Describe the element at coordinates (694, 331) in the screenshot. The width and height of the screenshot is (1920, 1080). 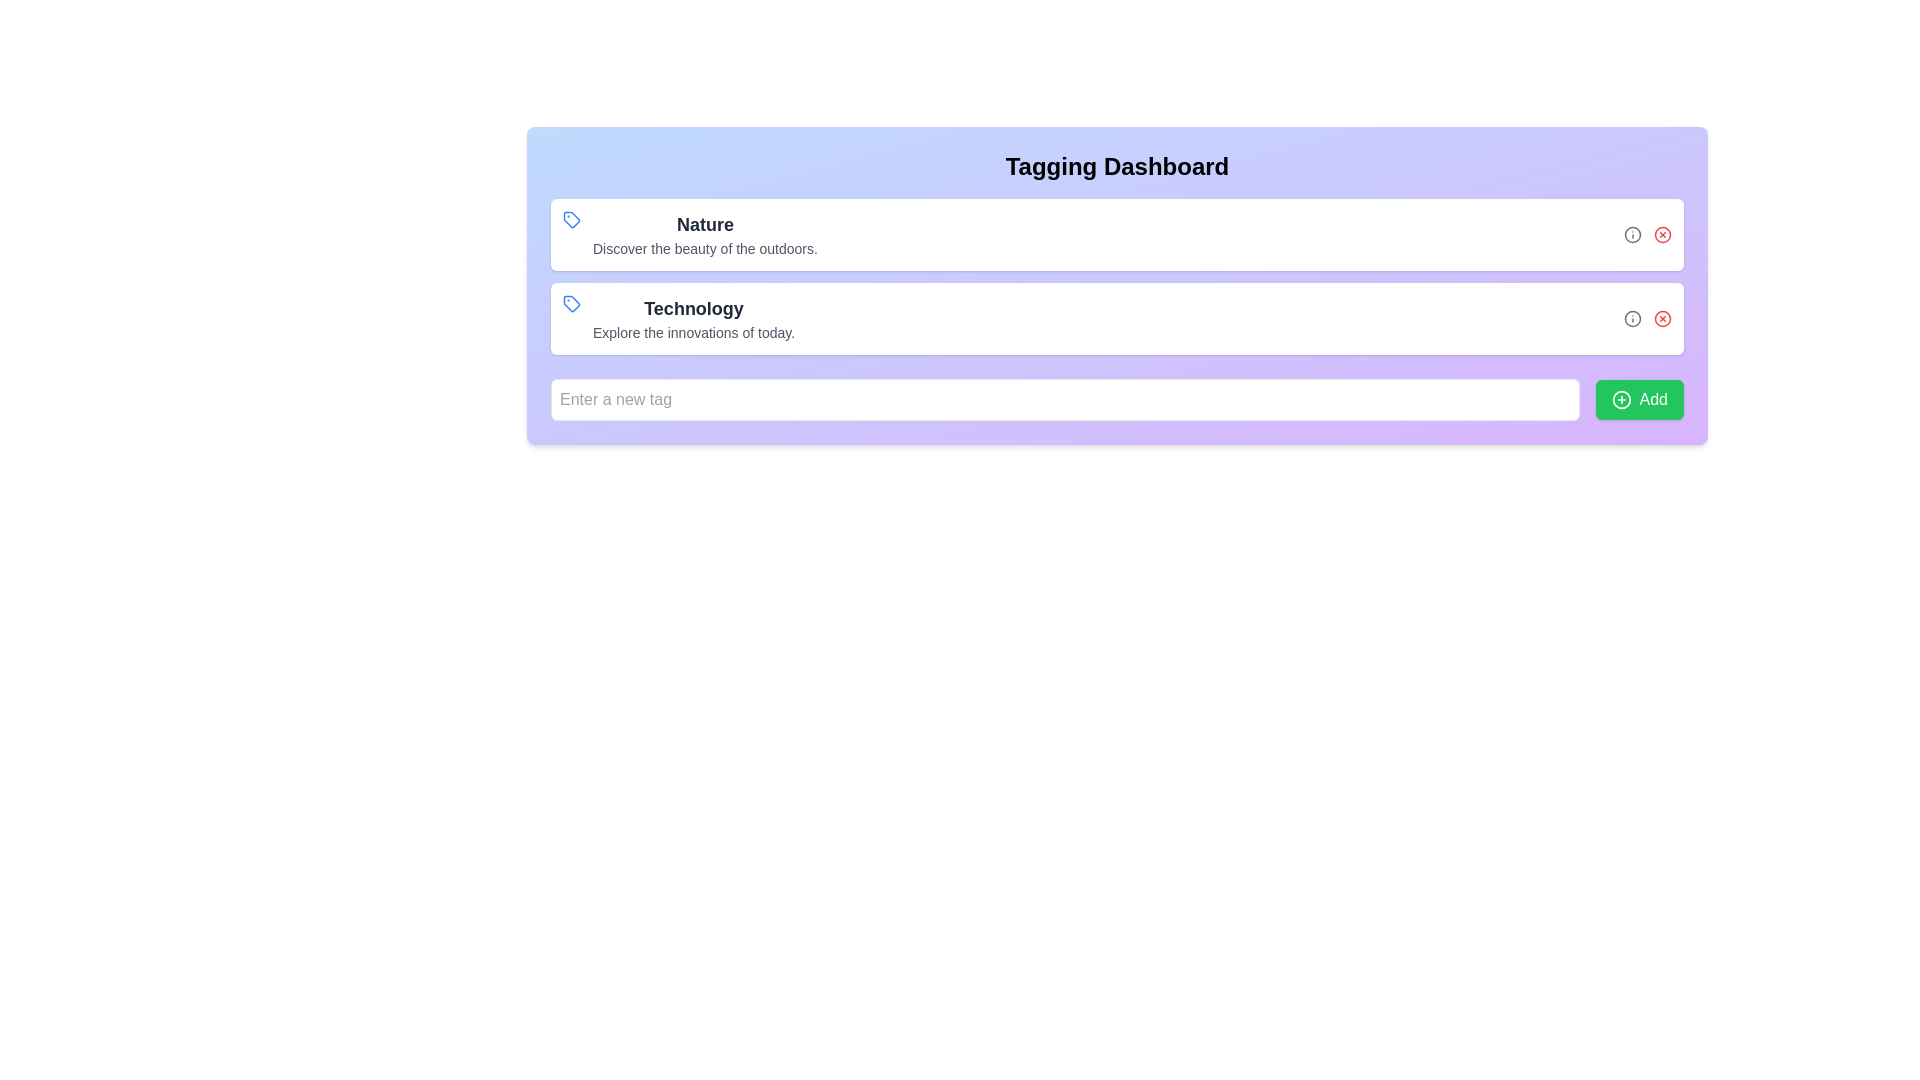
I see `the descriptive text element positioned directly underneath the 'Technology' header` at that location.